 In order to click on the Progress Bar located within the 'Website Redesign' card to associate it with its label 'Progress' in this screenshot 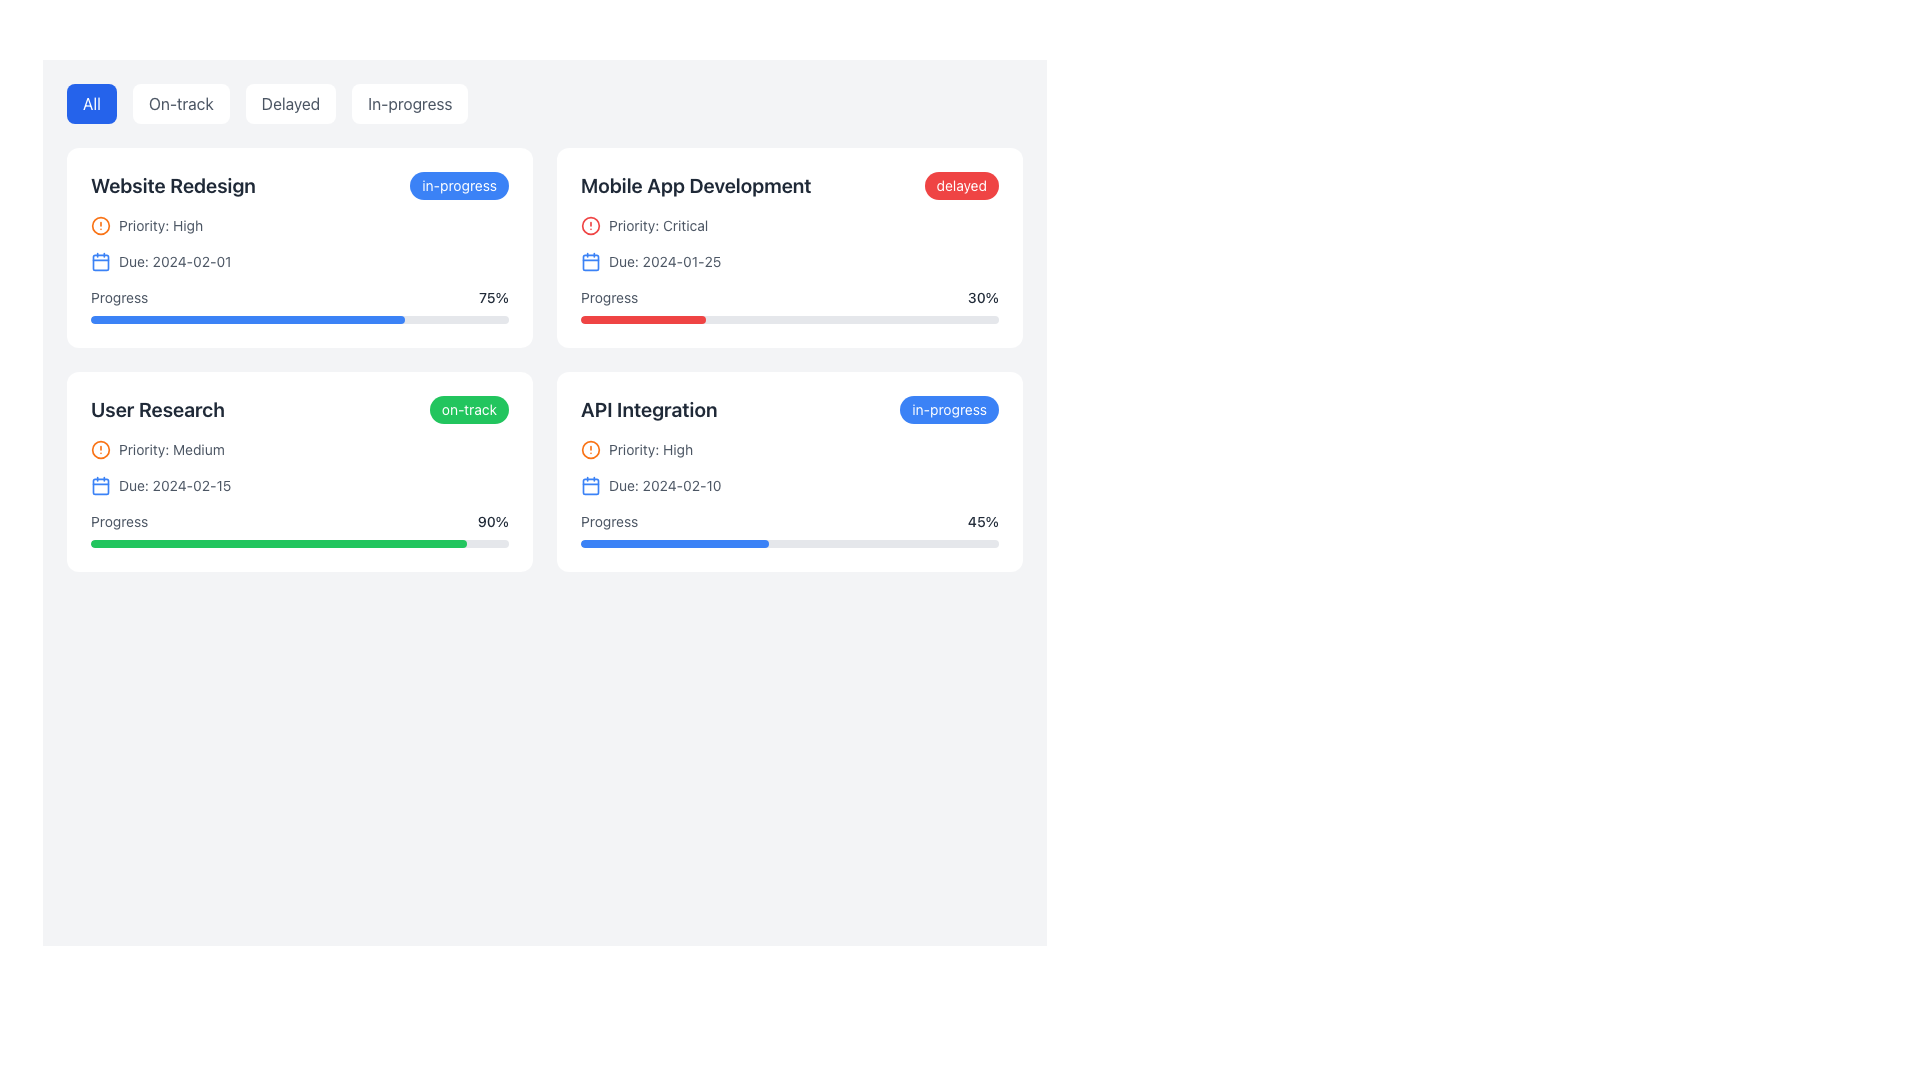, I will do `click(298, 319)`.